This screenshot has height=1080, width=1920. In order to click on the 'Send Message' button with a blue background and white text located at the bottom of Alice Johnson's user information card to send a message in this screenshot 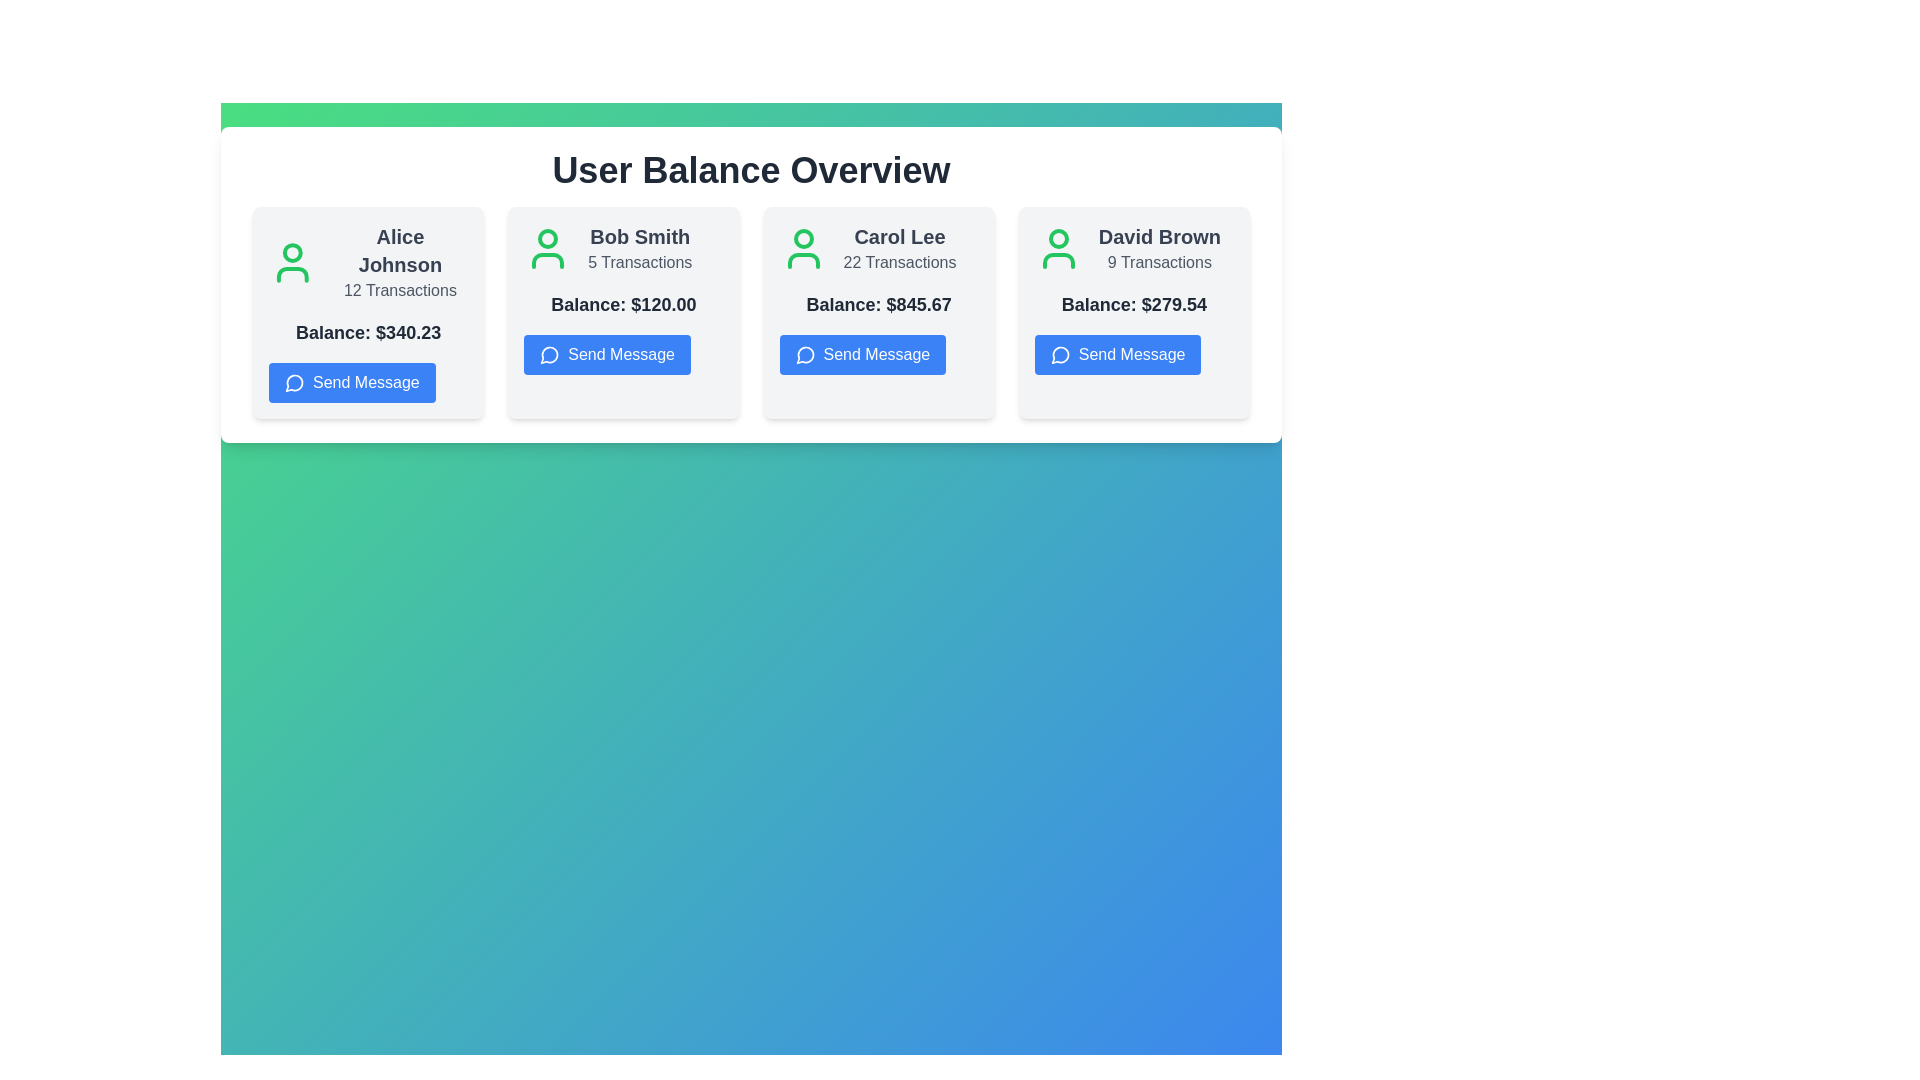, I will do `click(352, 382)`.